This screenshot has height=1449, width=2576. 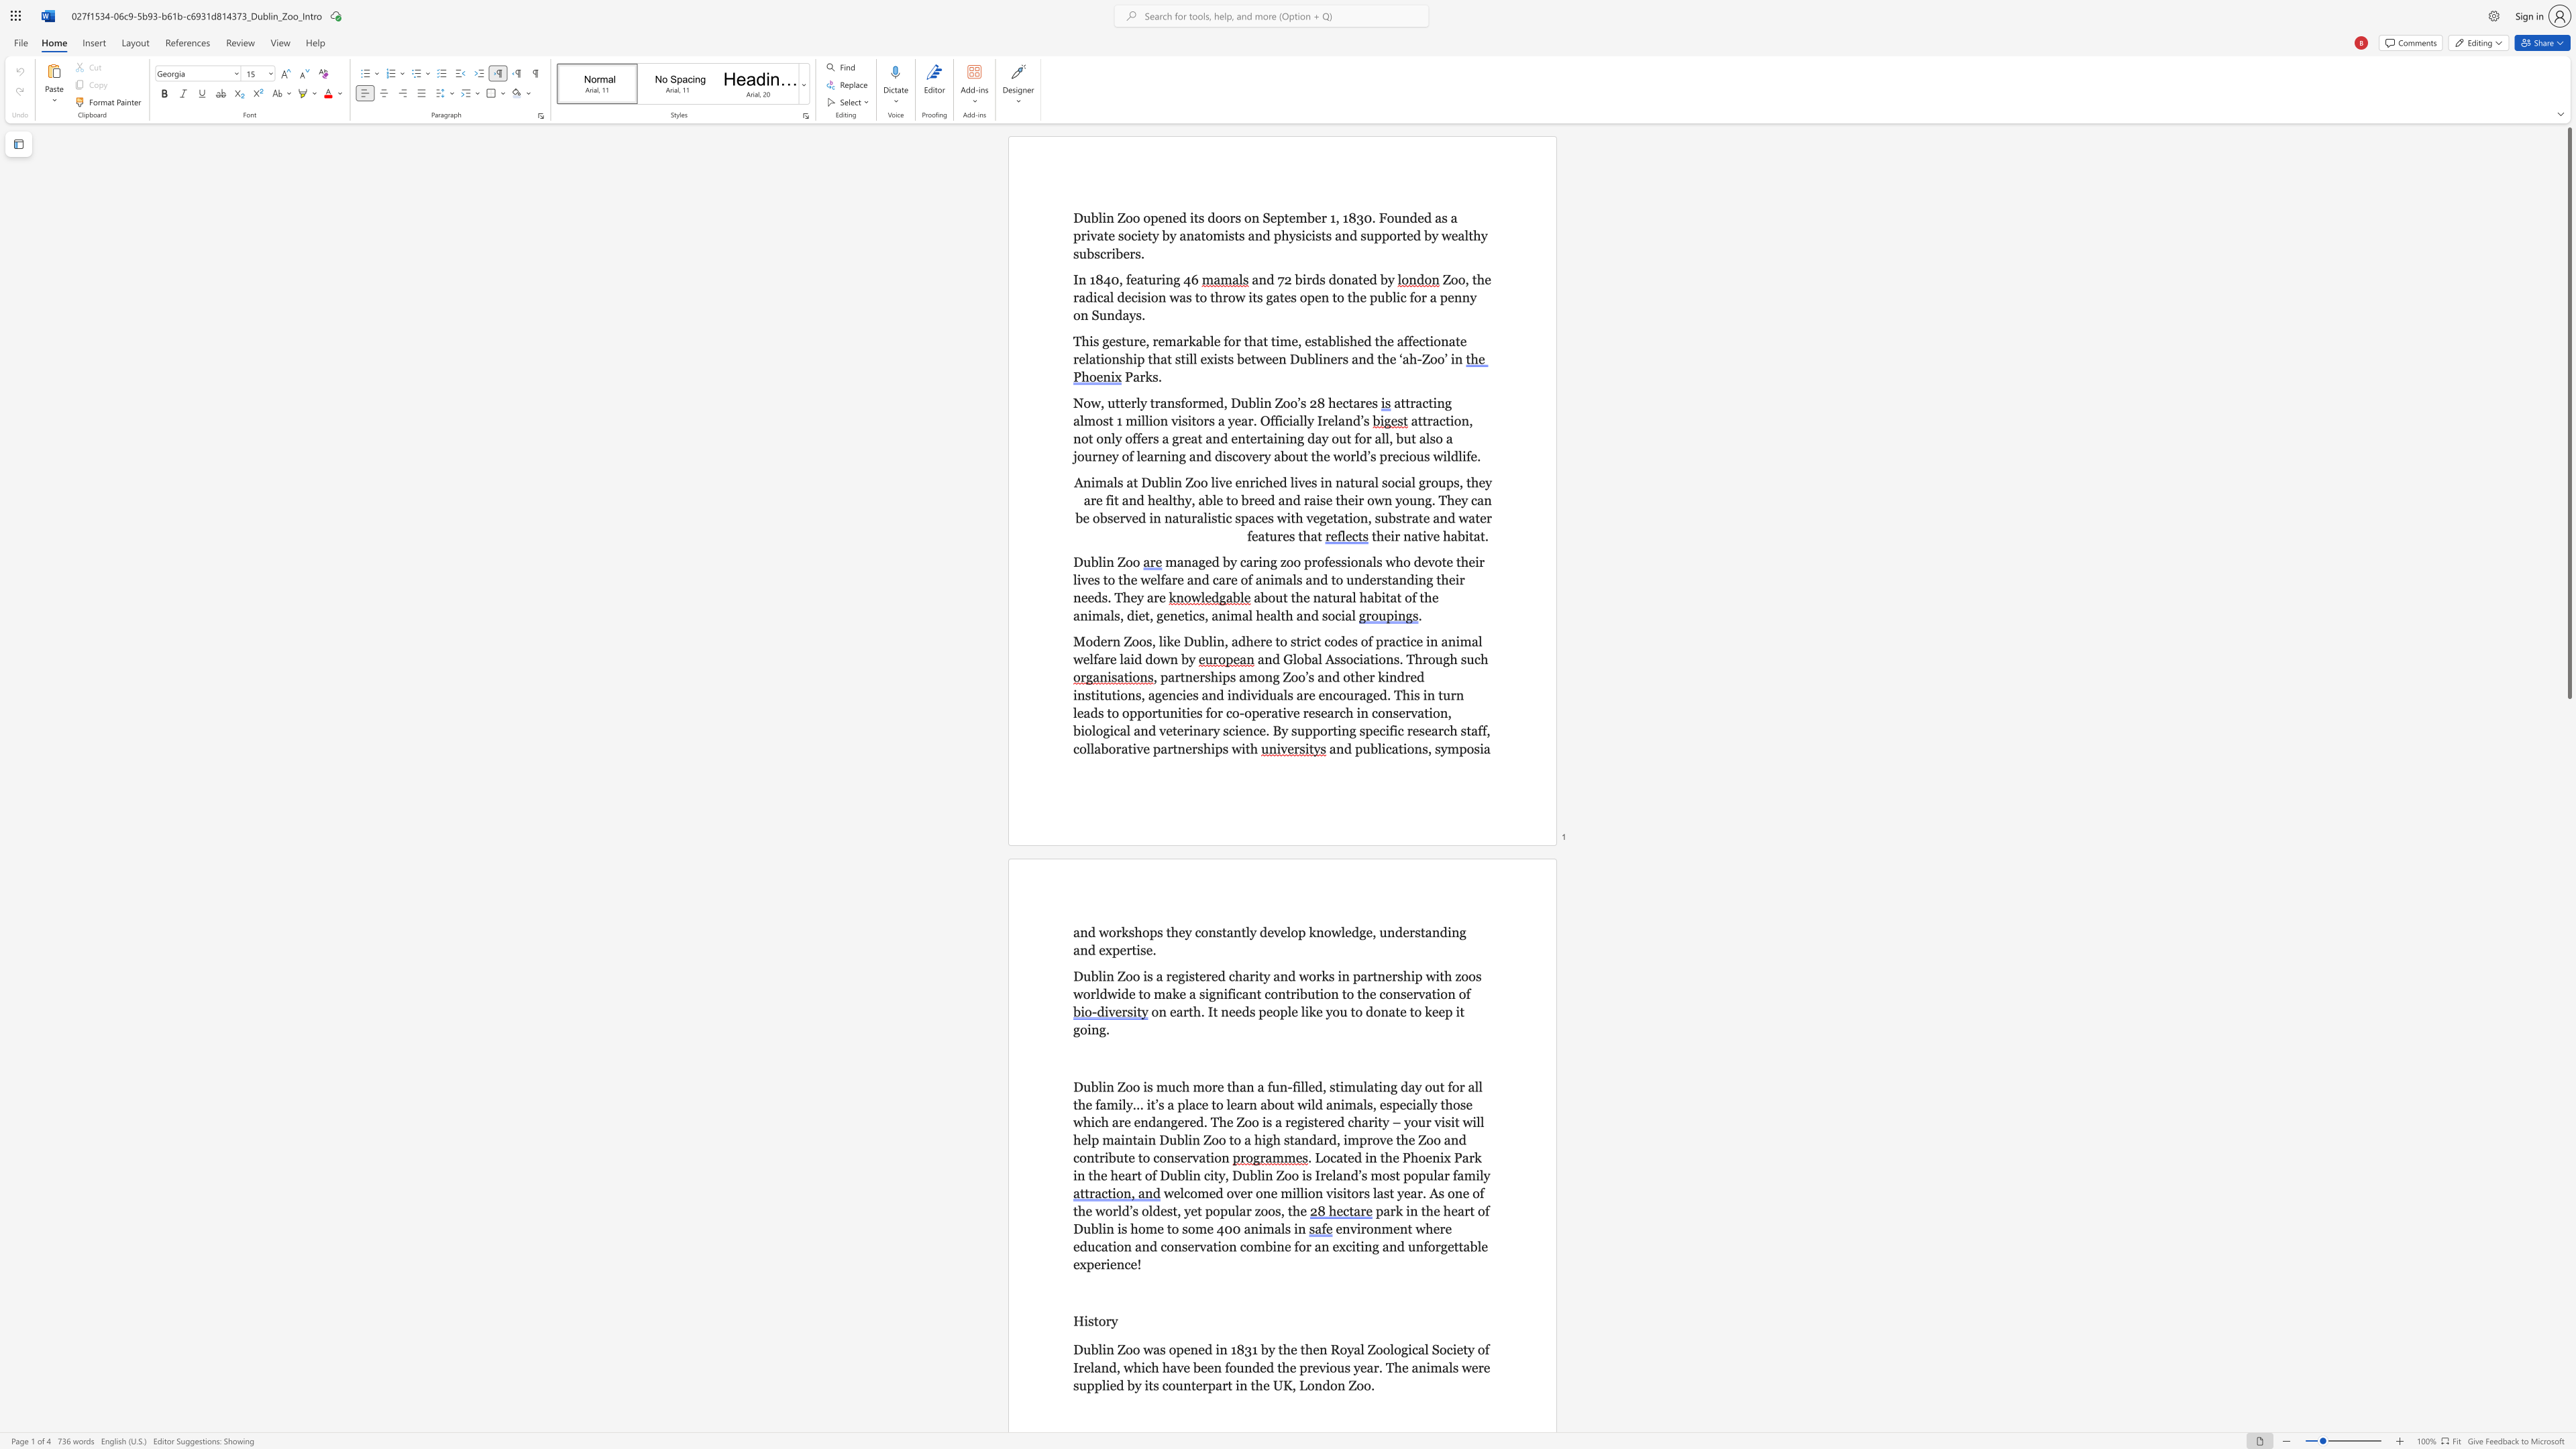 I want to click on the 2th character "s" in the text, so click(x=1184, y=419).